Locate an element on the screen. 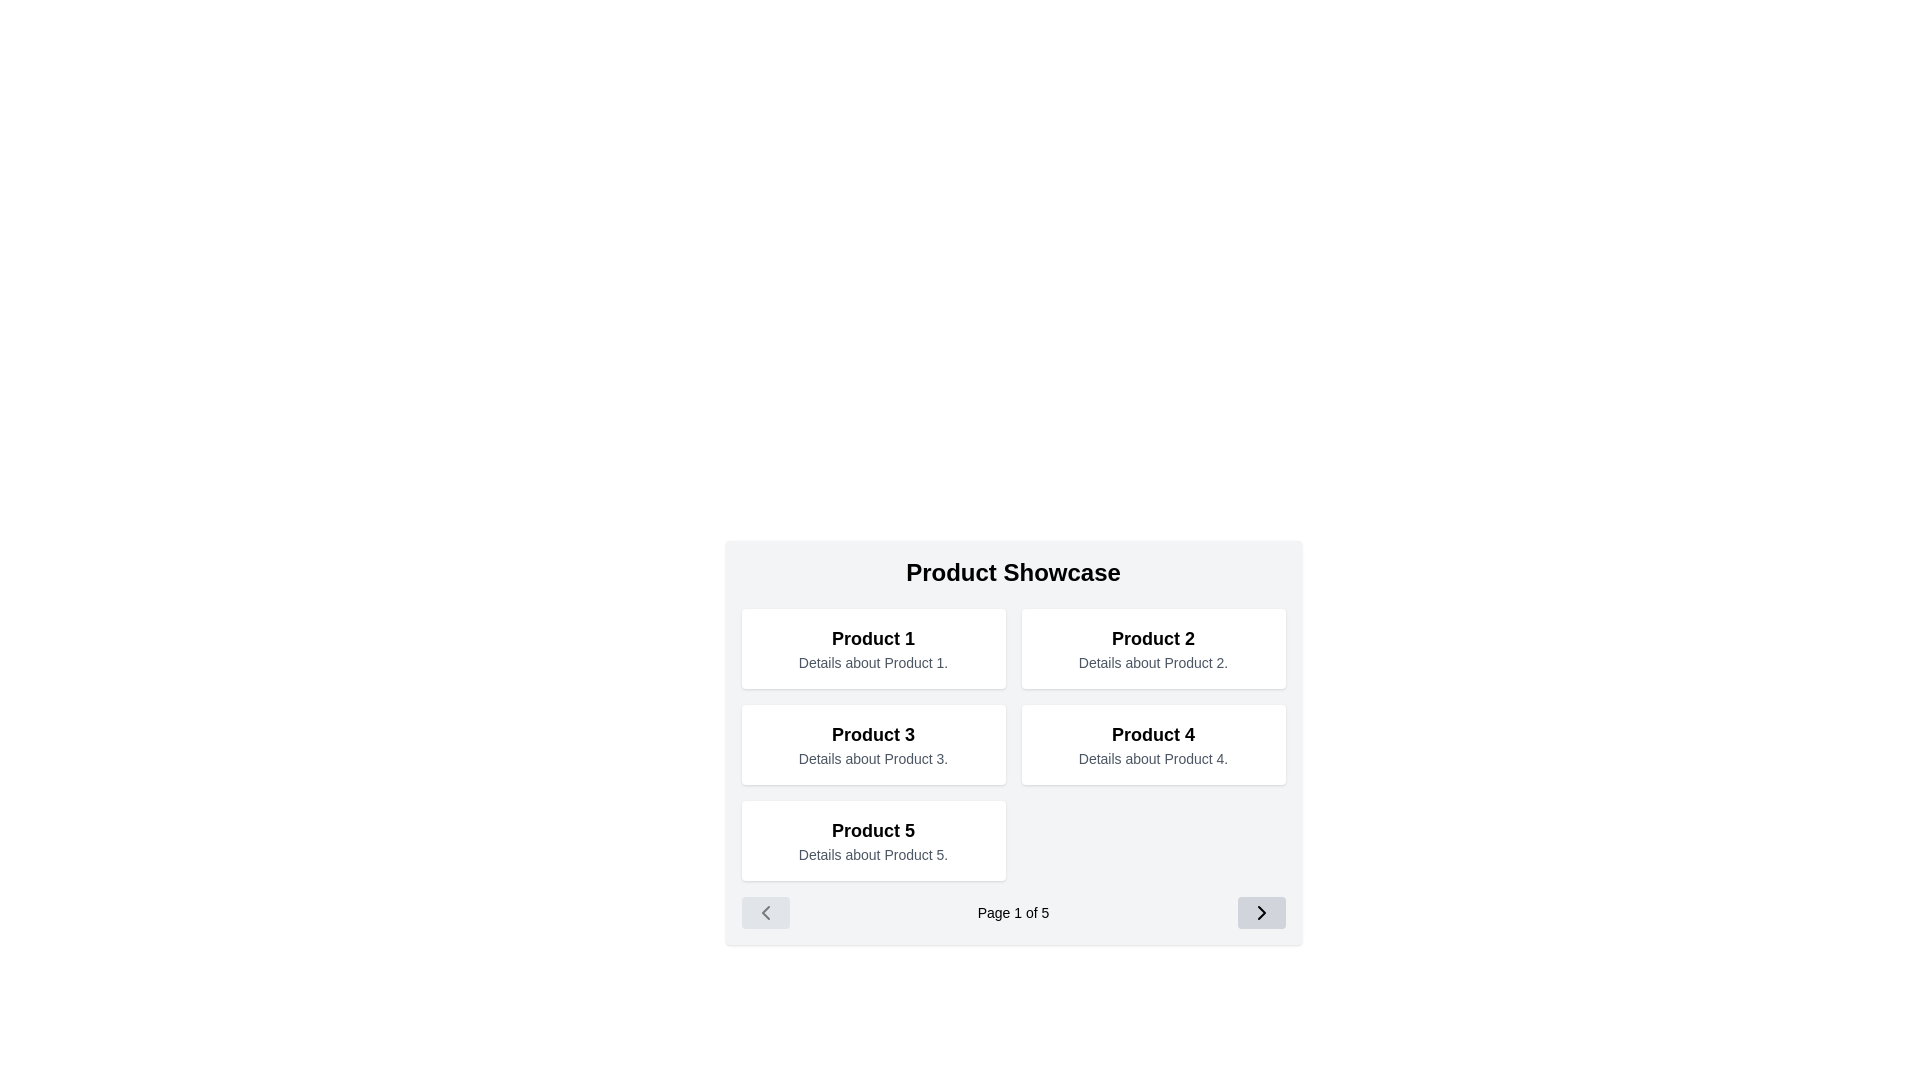 The image size is (1920, 1080). details of the text element that contains 'Details about Product 3.' located beneath the bold title 'Product 3' in the third card of the grid layout is located at coordinates (873, 759).